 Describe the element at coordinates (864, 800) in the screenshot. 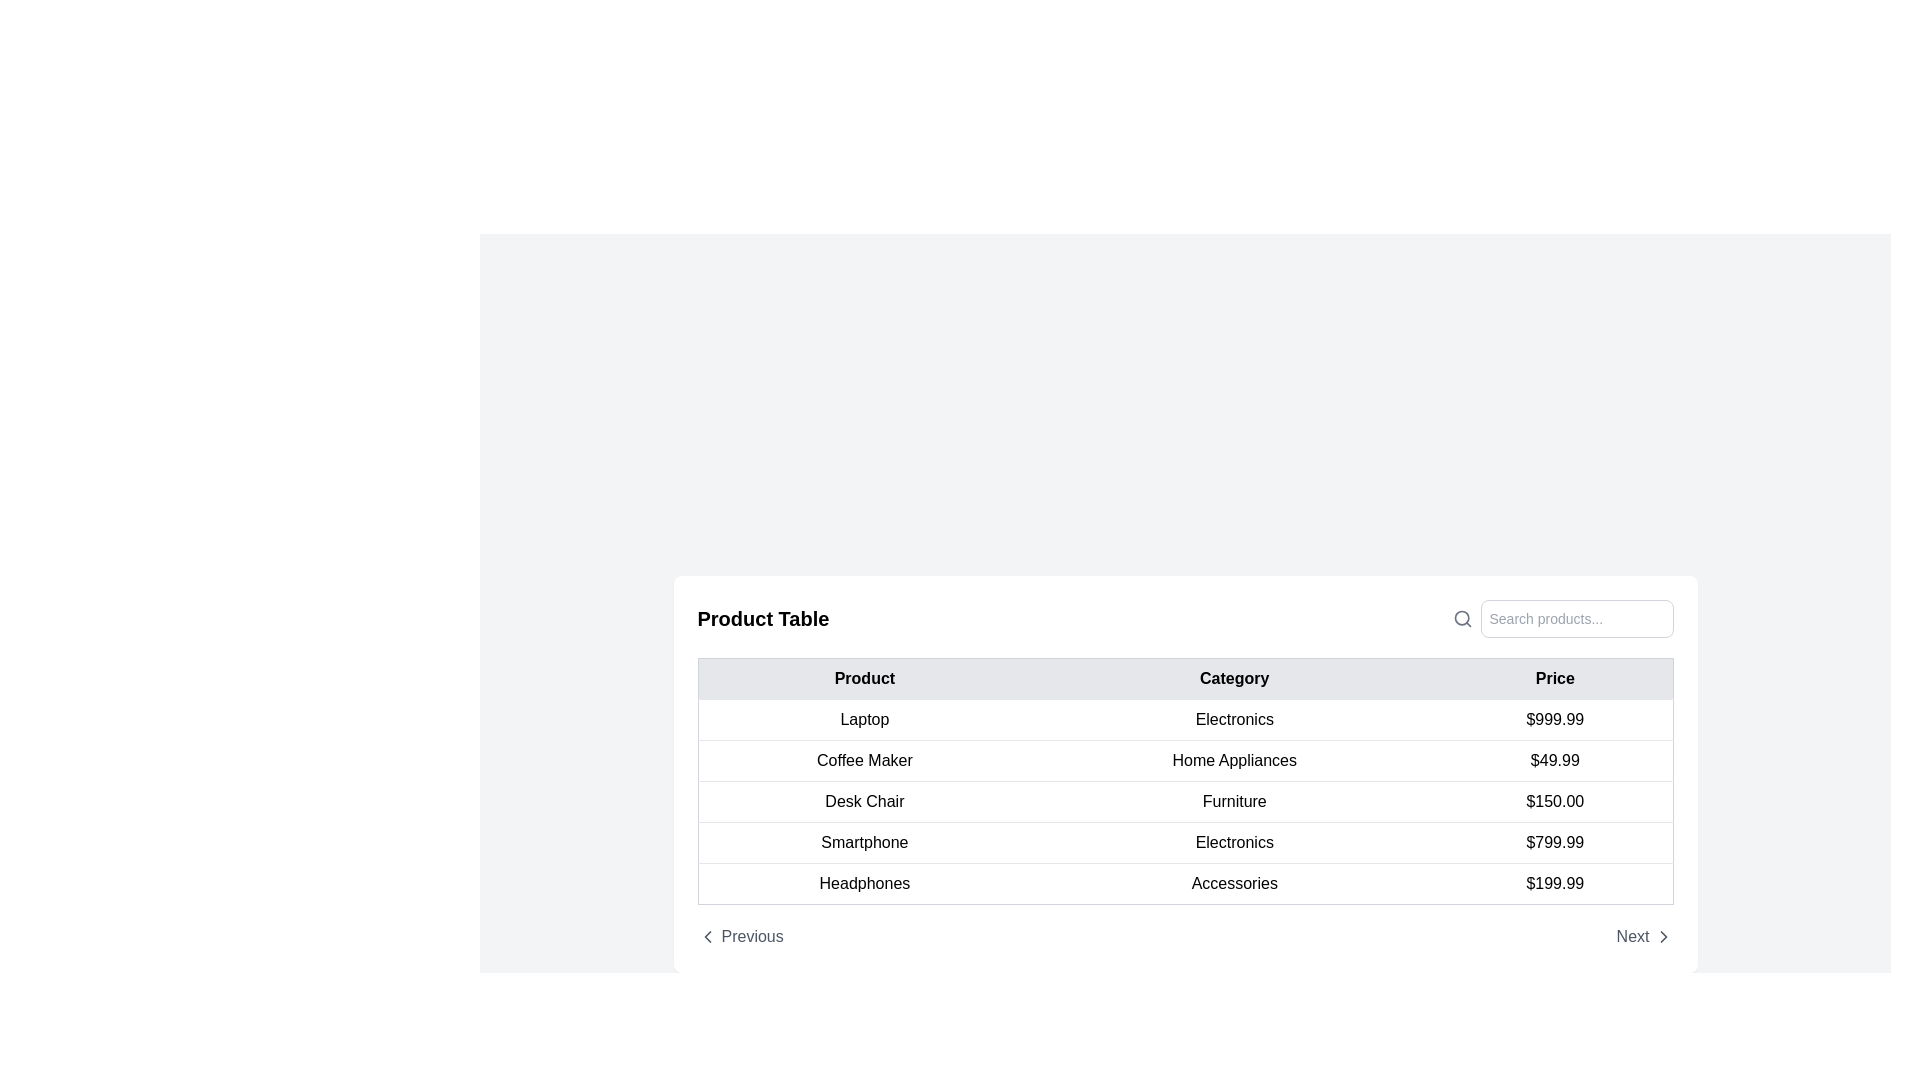

I see `the 'Desk Chair' text label in the 'Product' column` at that location.